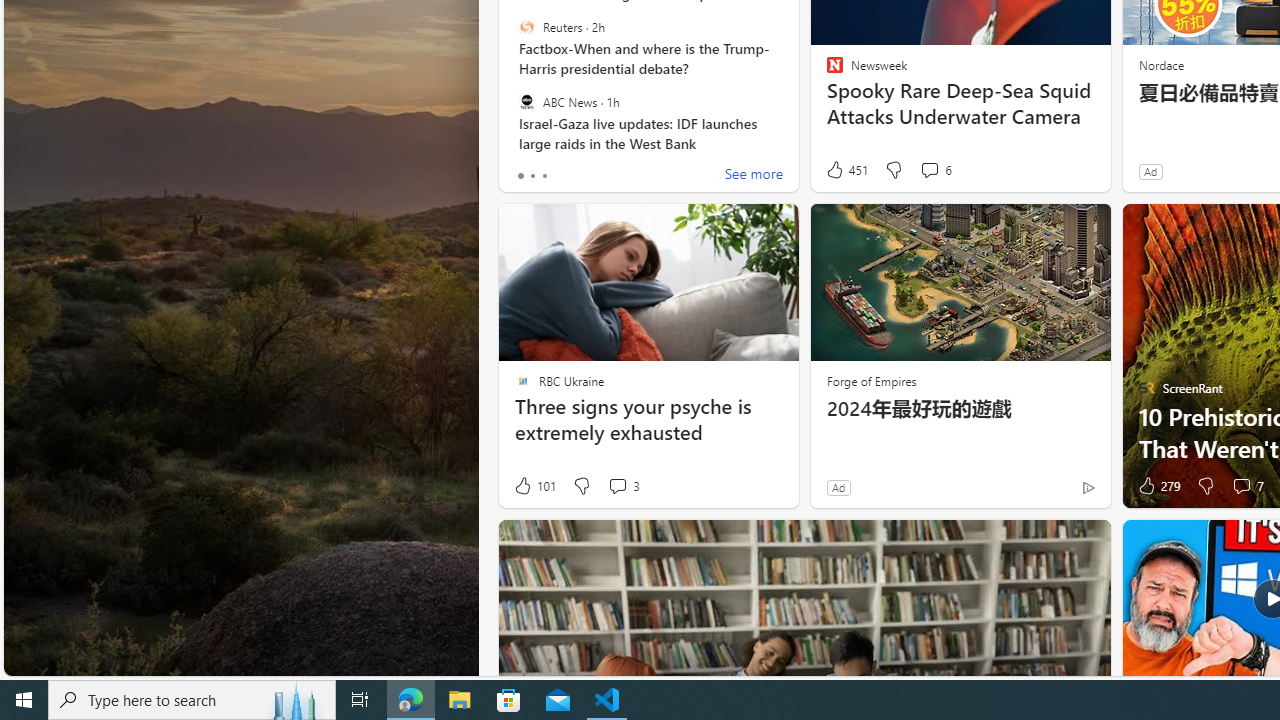 The height and width of the screenshot is (720, 1280). I want to click on '279 Like', so click(1157, 486).